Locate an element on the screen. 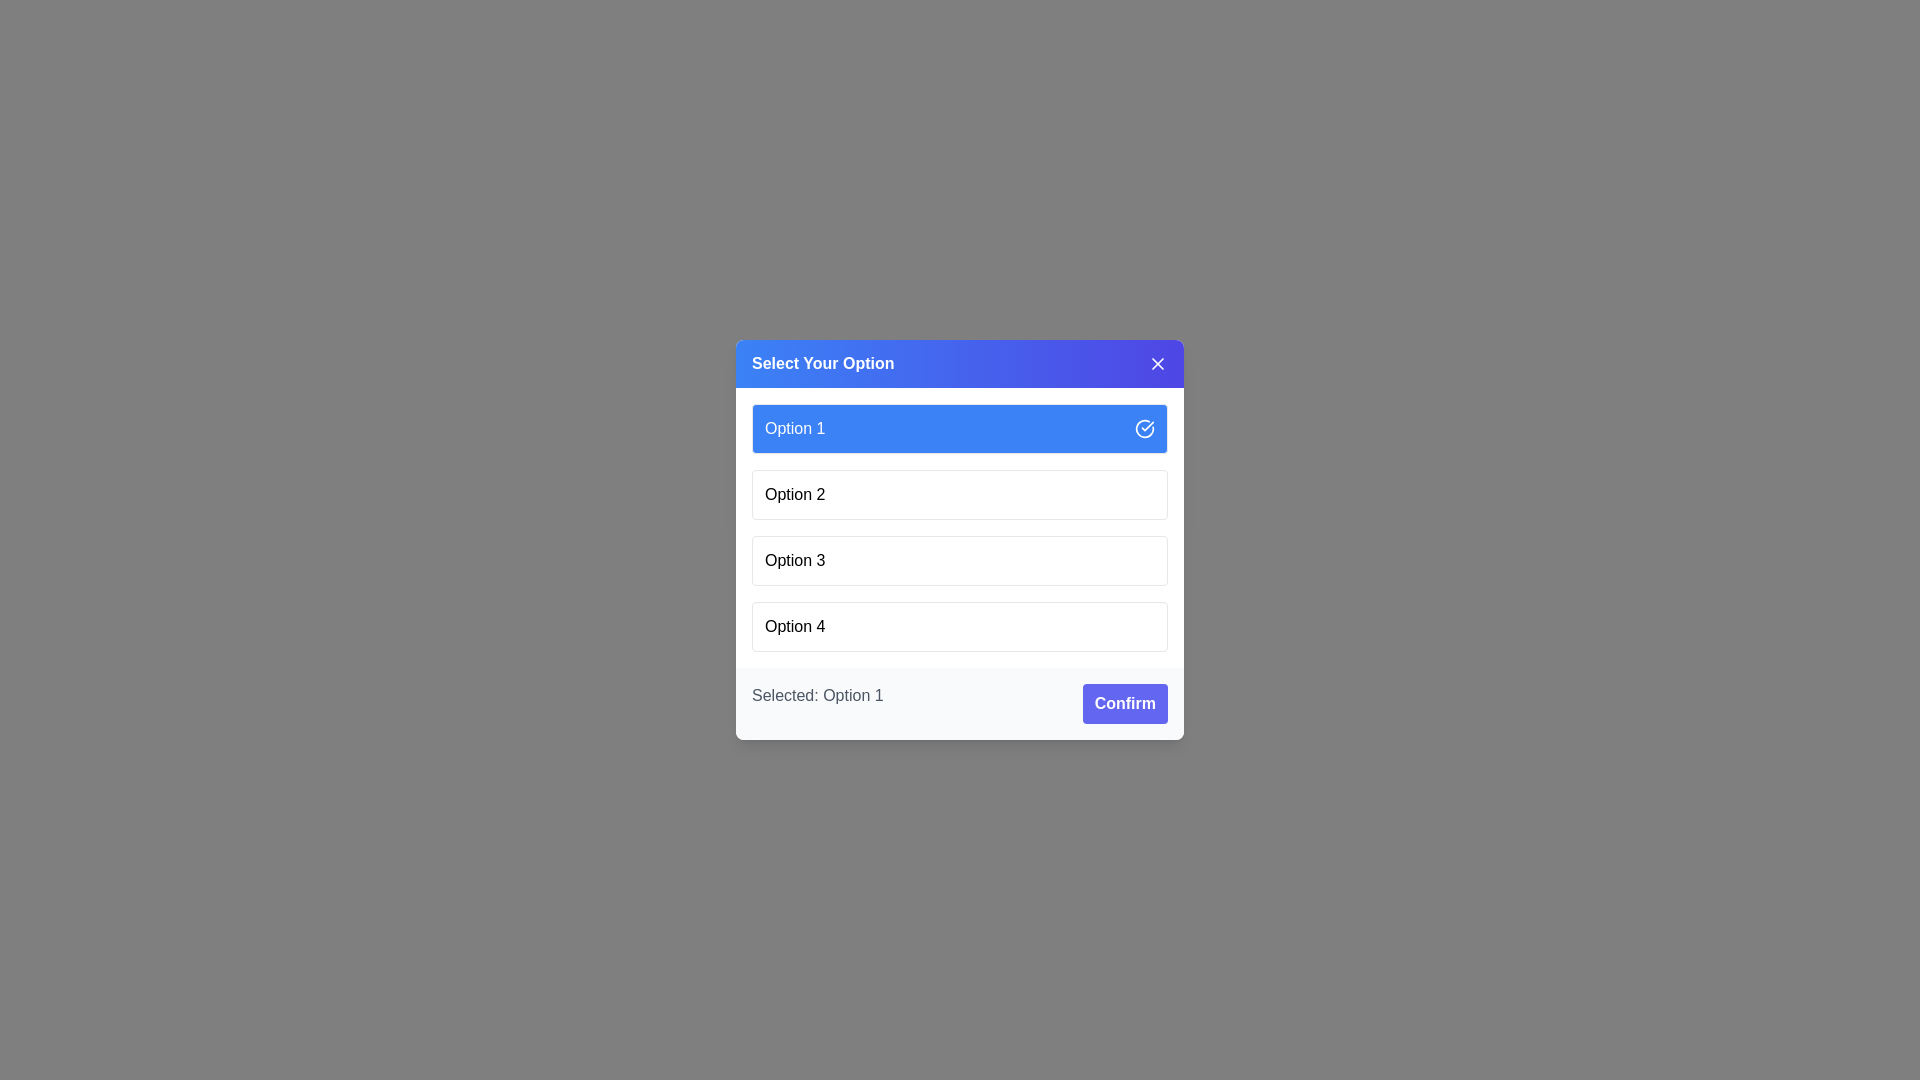 The height and width of the screenshot is (1080, 1920). the close button icon, represented by a small cross or 'X', located at the top-right corner of the dialog box labeled 'Select Your Option' is located at coordinates (1157, 363).